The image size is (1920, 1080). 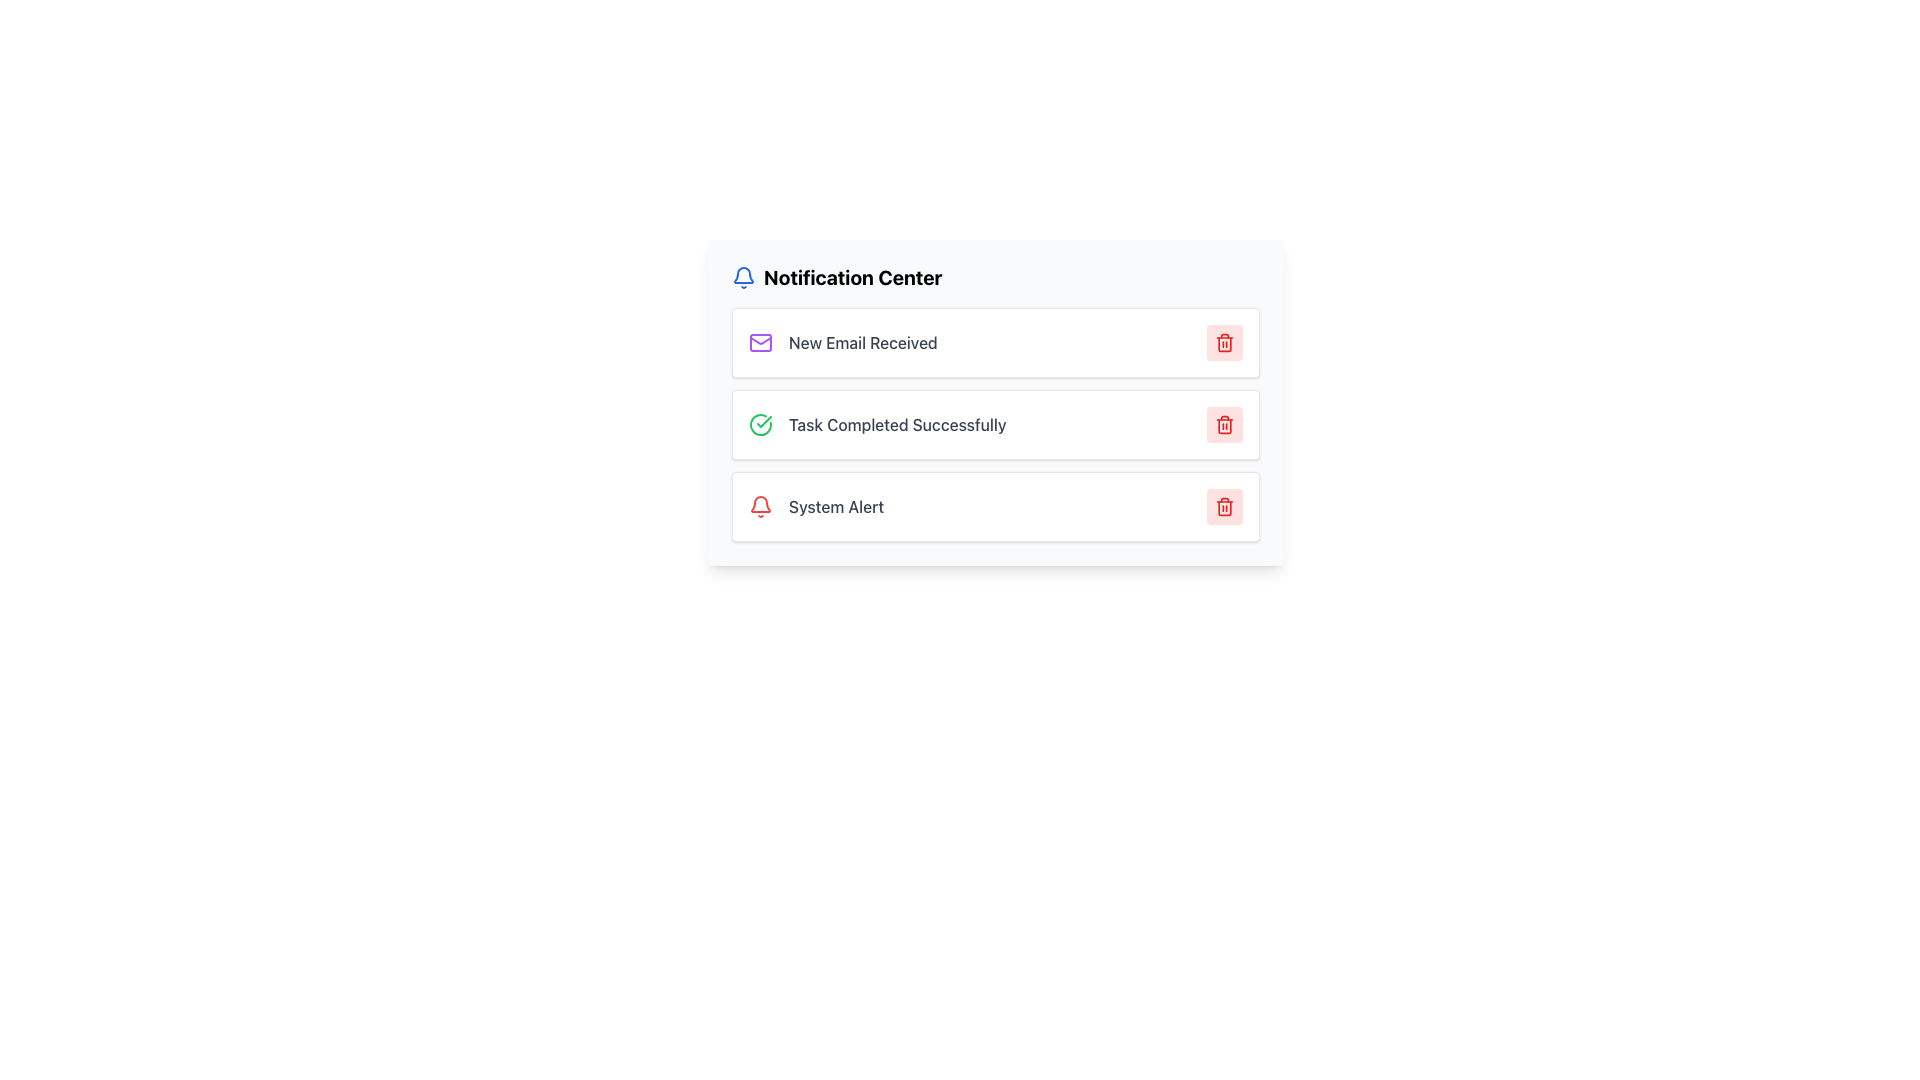 What do you see at coordinates (1223, 505) in the screenshot?
I see `the red trash bin icon button located at the right end of the third item in the notification list` at bounding box center [1223, 505].